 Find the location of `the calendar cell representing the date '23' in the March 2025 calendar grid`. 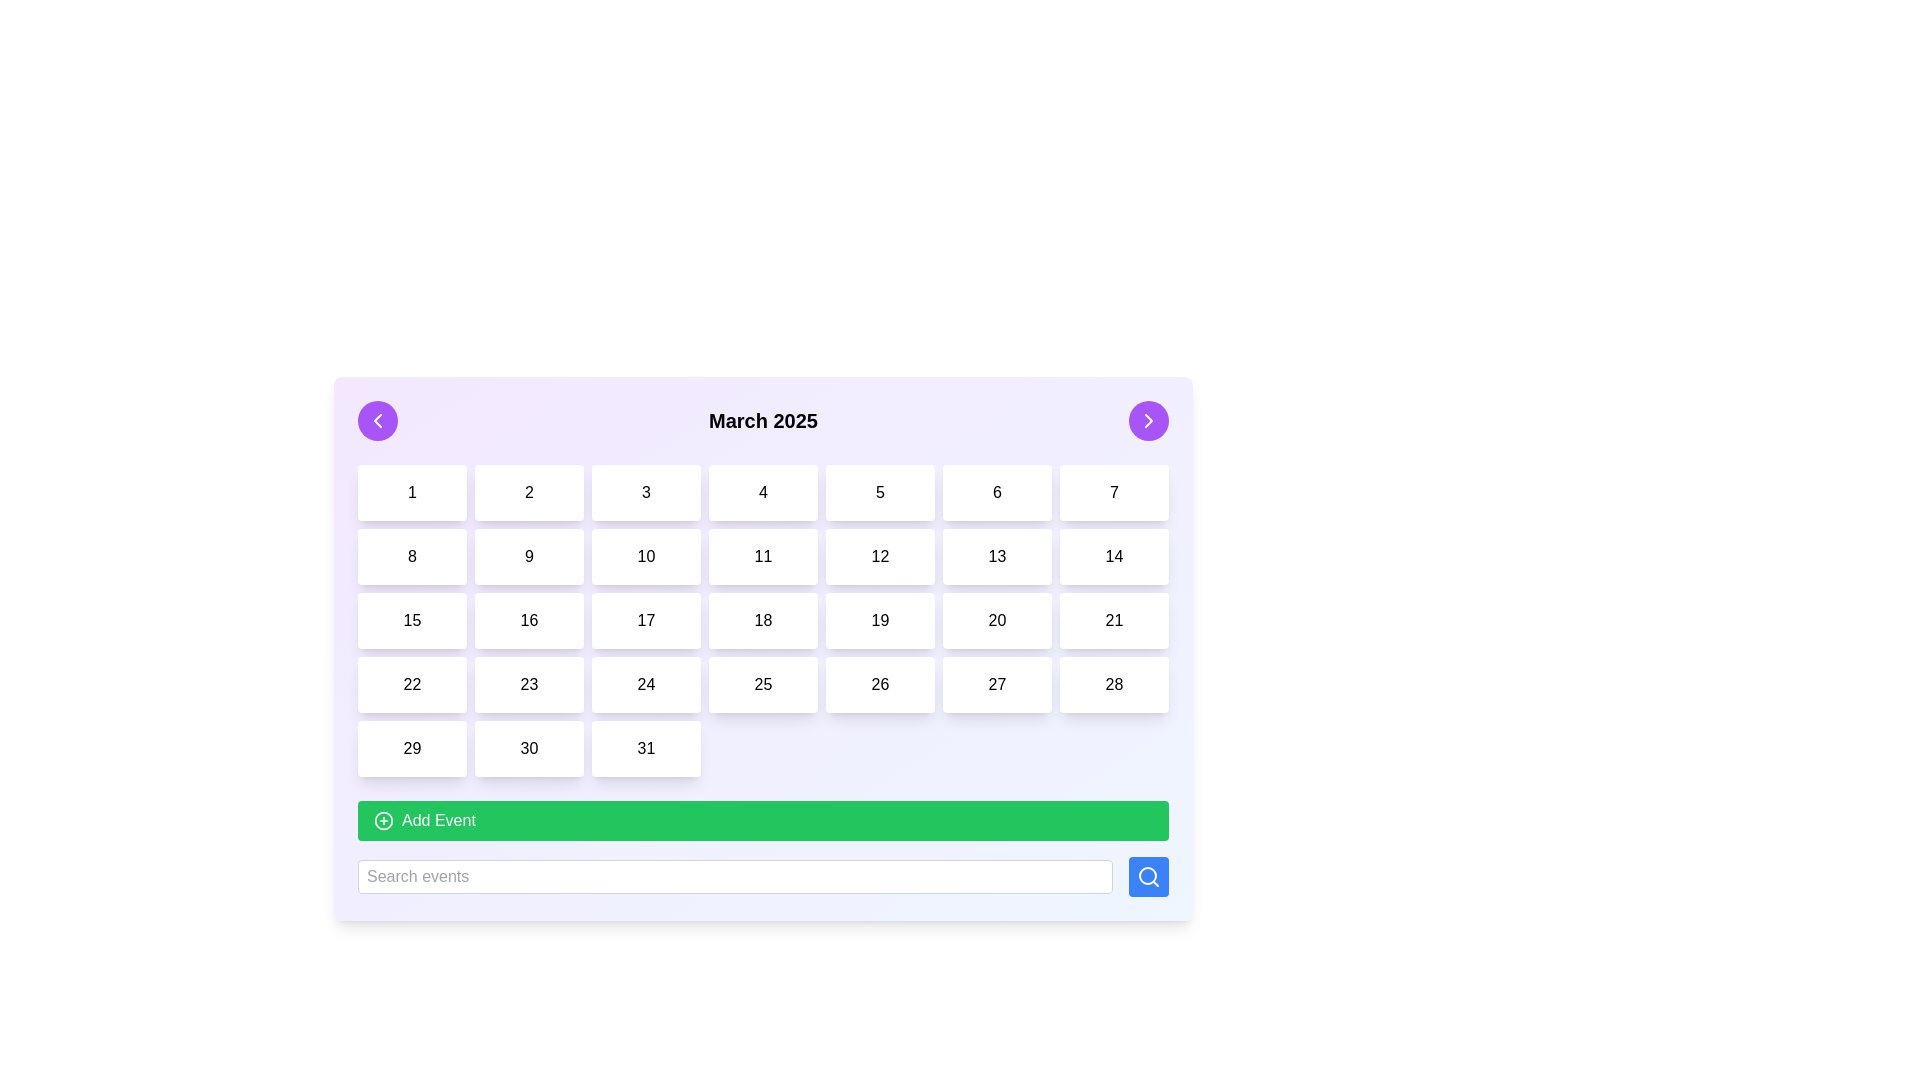

the calendar cell representing the date '23' in the March 2025 calendar grid is located at coordinates (529, 684).